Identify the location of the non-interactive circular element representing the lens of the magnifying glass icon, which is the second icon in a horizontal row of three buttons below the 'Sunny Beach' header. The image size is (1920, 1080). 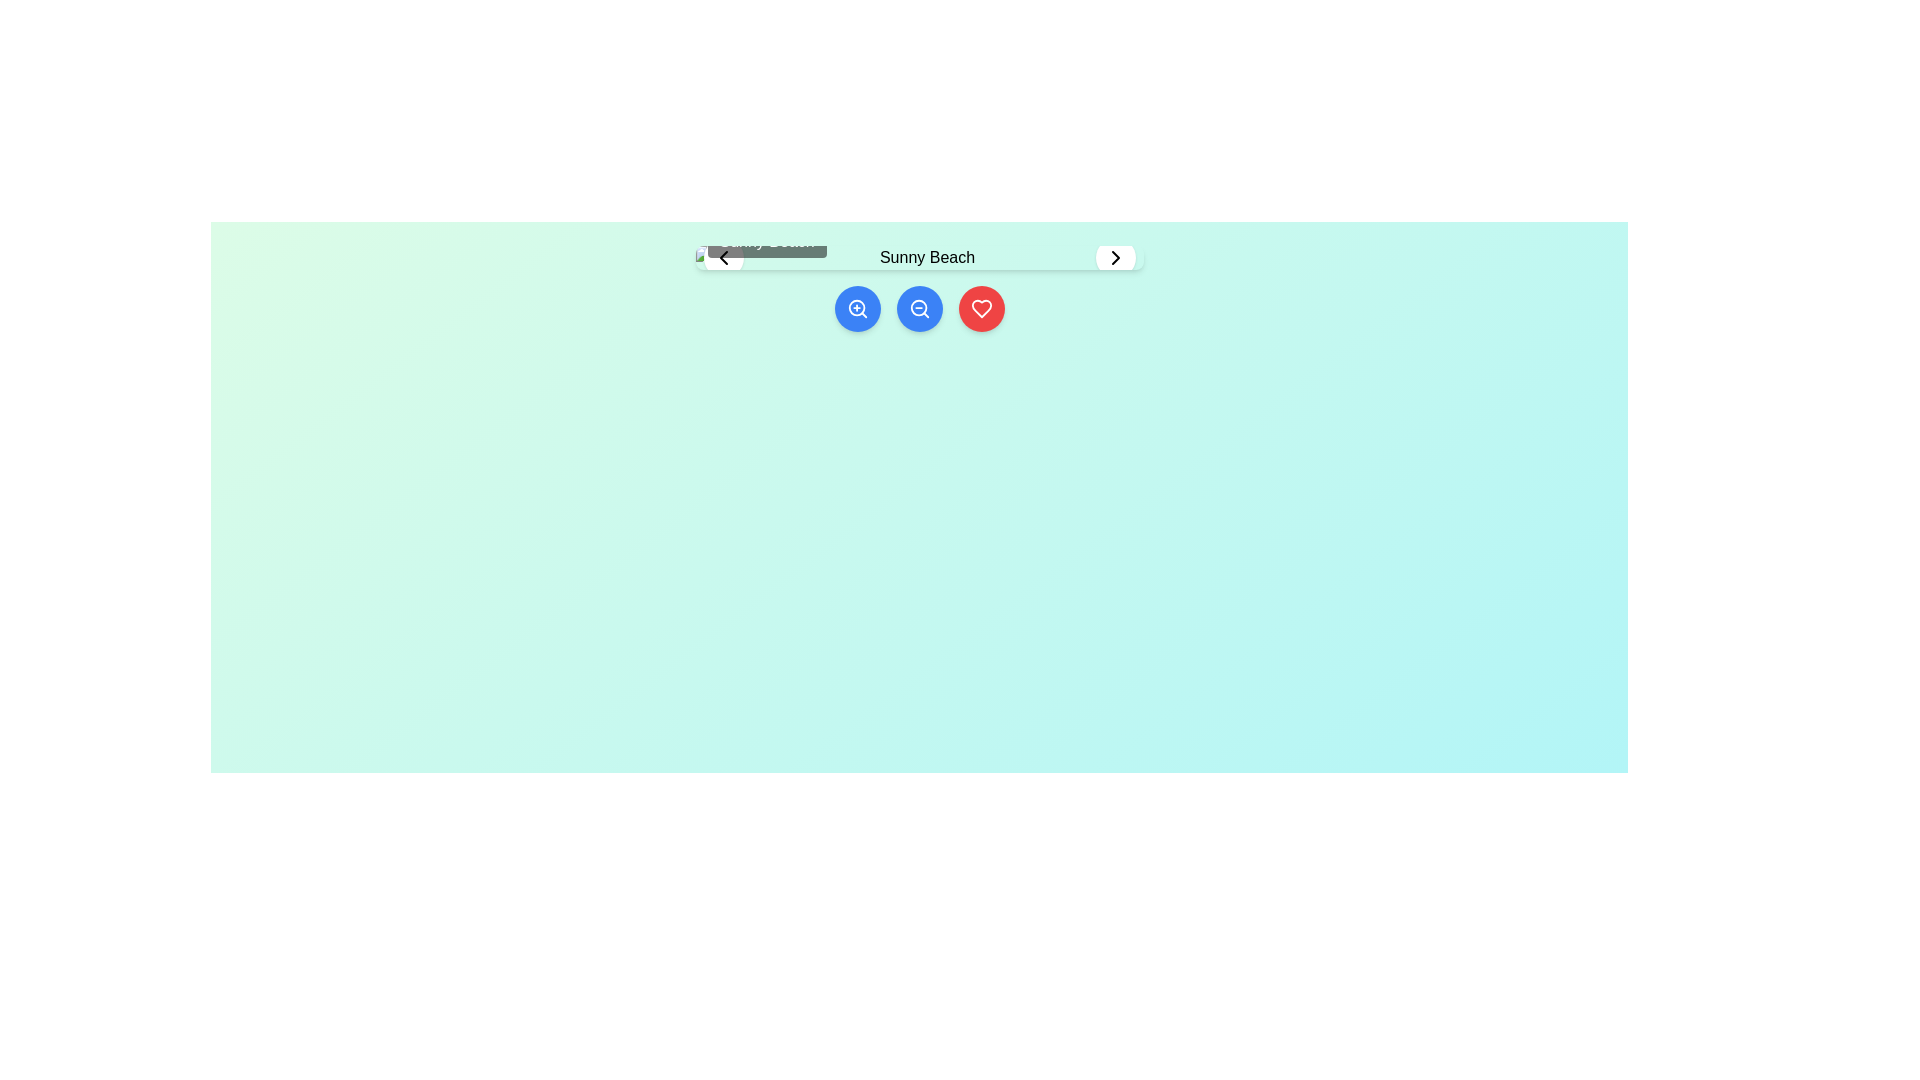
(856, 308).